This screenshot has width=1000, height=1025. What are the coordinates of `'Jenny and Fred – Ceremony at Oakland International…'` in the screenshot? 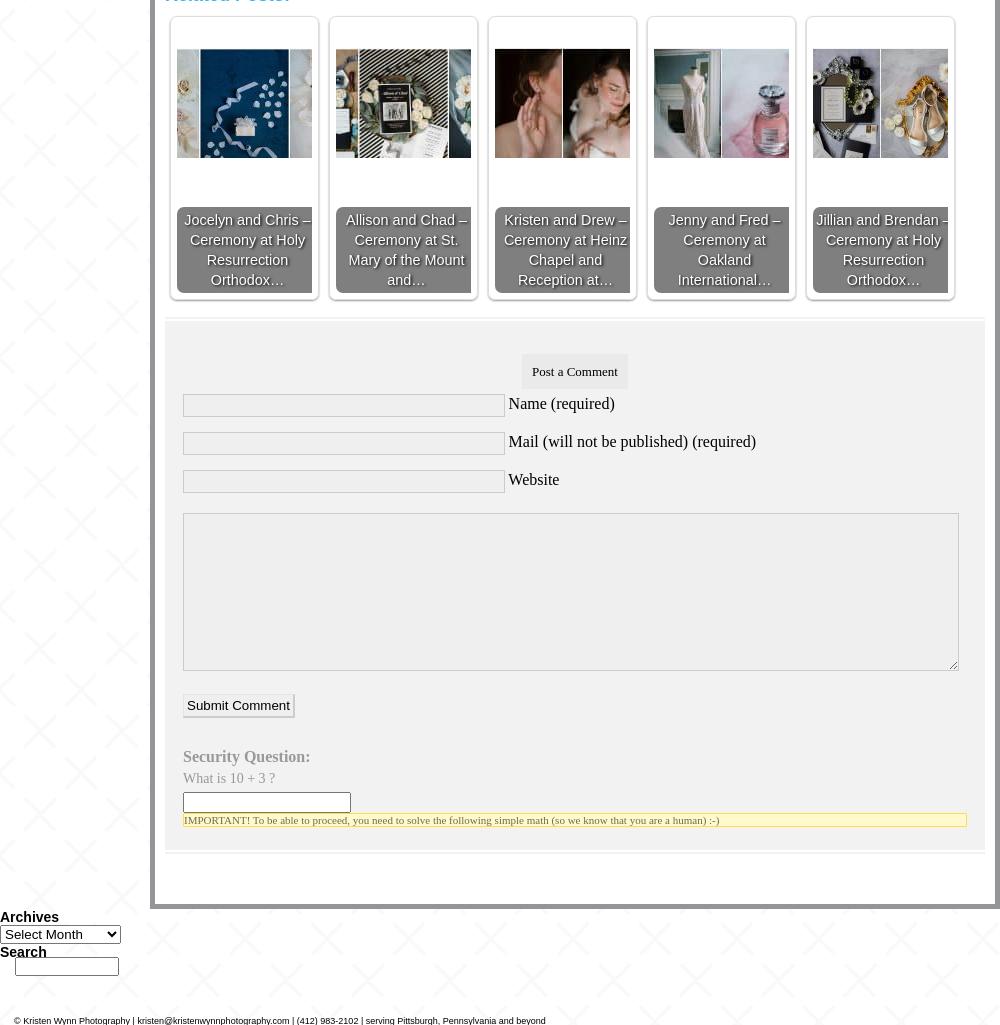 It's located at (723, 247).